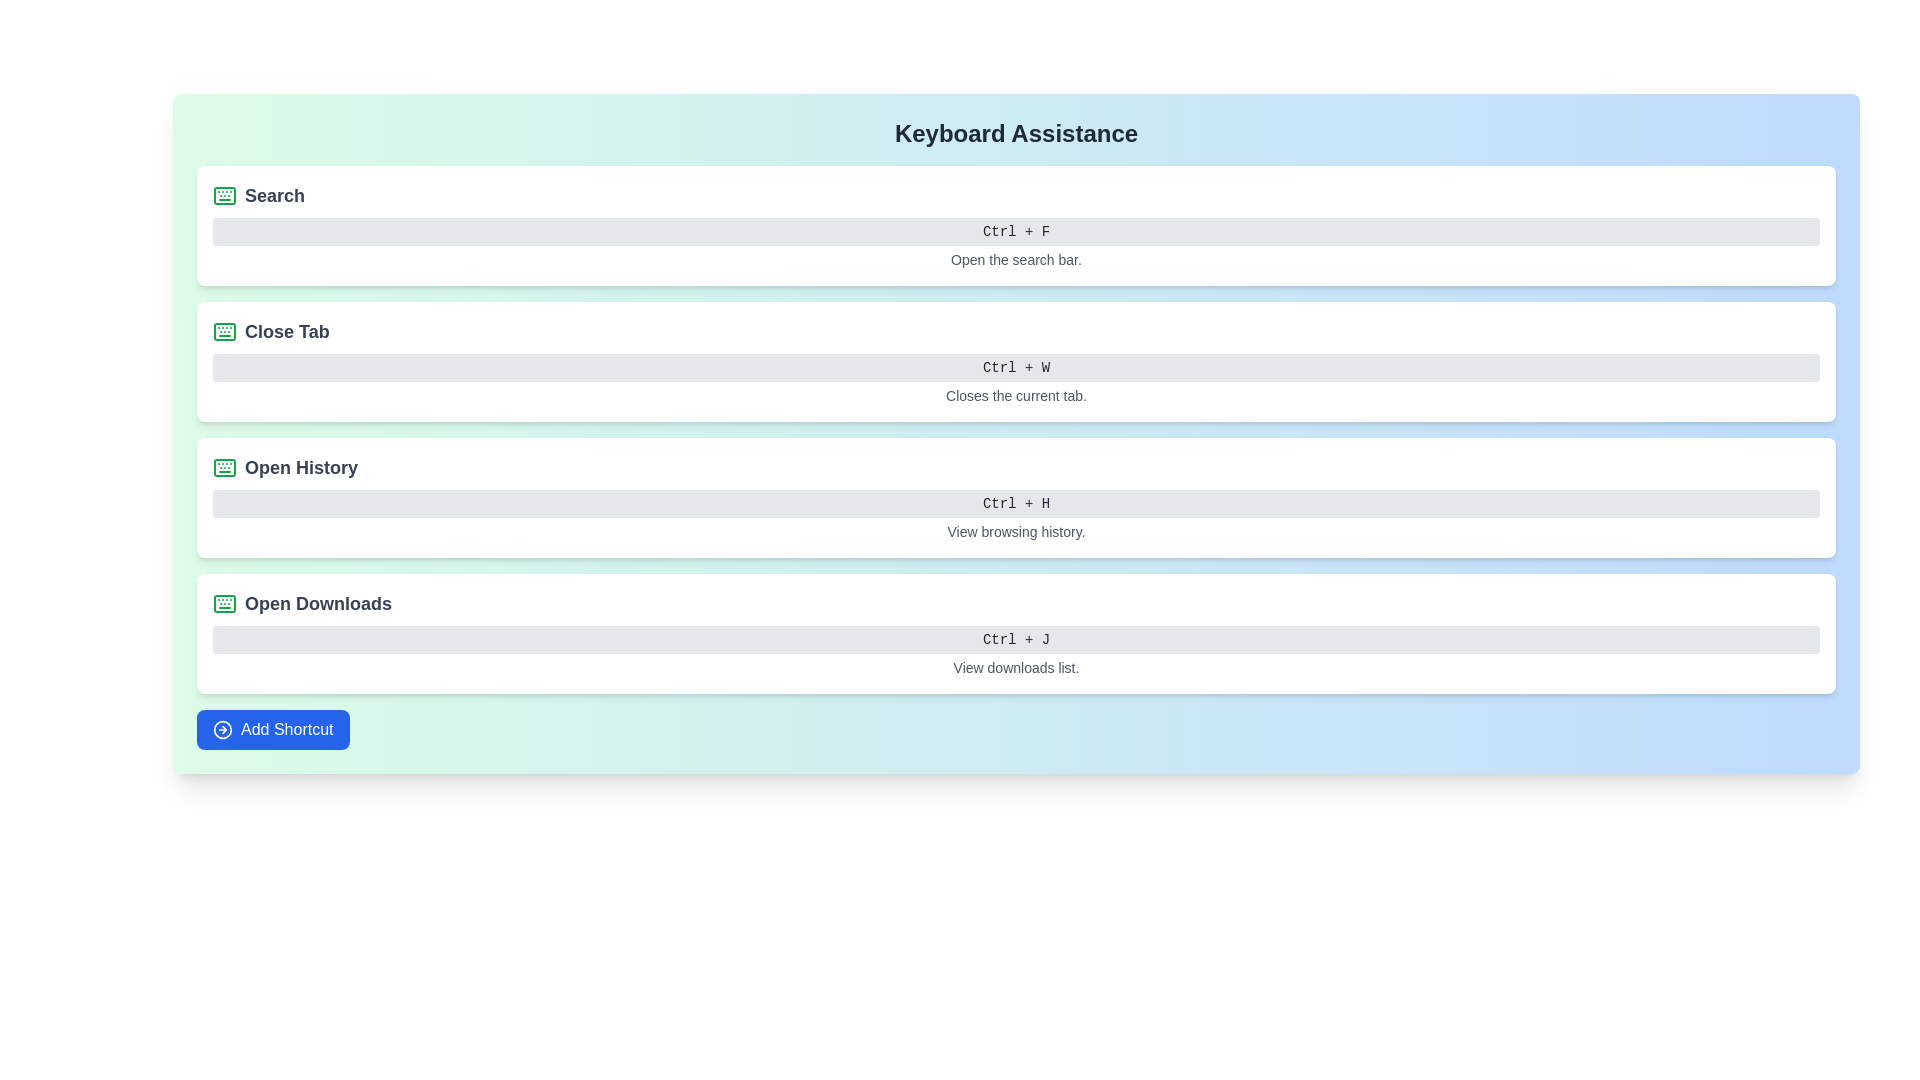 The height and width of the screenshot is (1080, 1920). Describe the element at coordinates (1016, 640) in the screenshot. I see `the Text Label displaying 'Ctrl + J' with a gray, rounded background, which is positioned below 'Open Downloads' and above 'View downloads list.'` at that location.